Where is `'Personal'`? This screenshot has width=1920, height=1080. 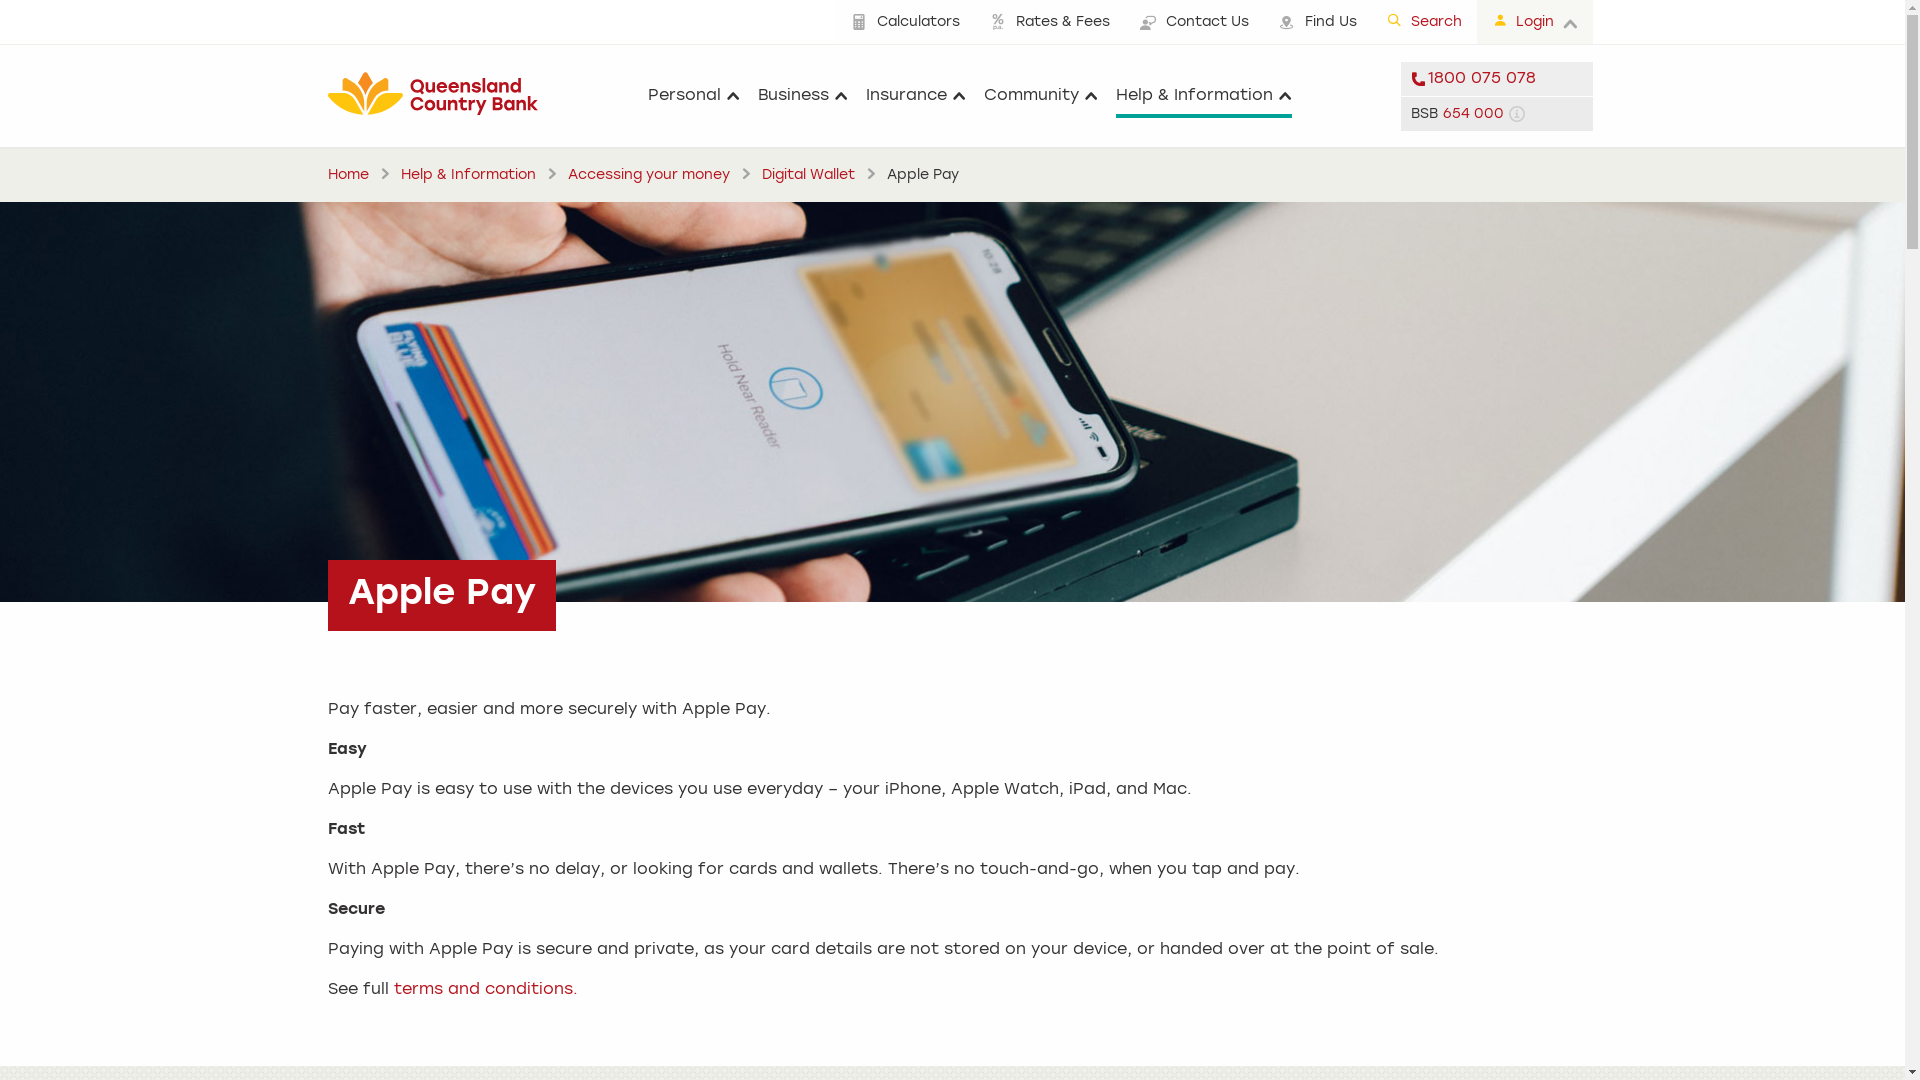
'Personal' is located at coordinates (648, 96).